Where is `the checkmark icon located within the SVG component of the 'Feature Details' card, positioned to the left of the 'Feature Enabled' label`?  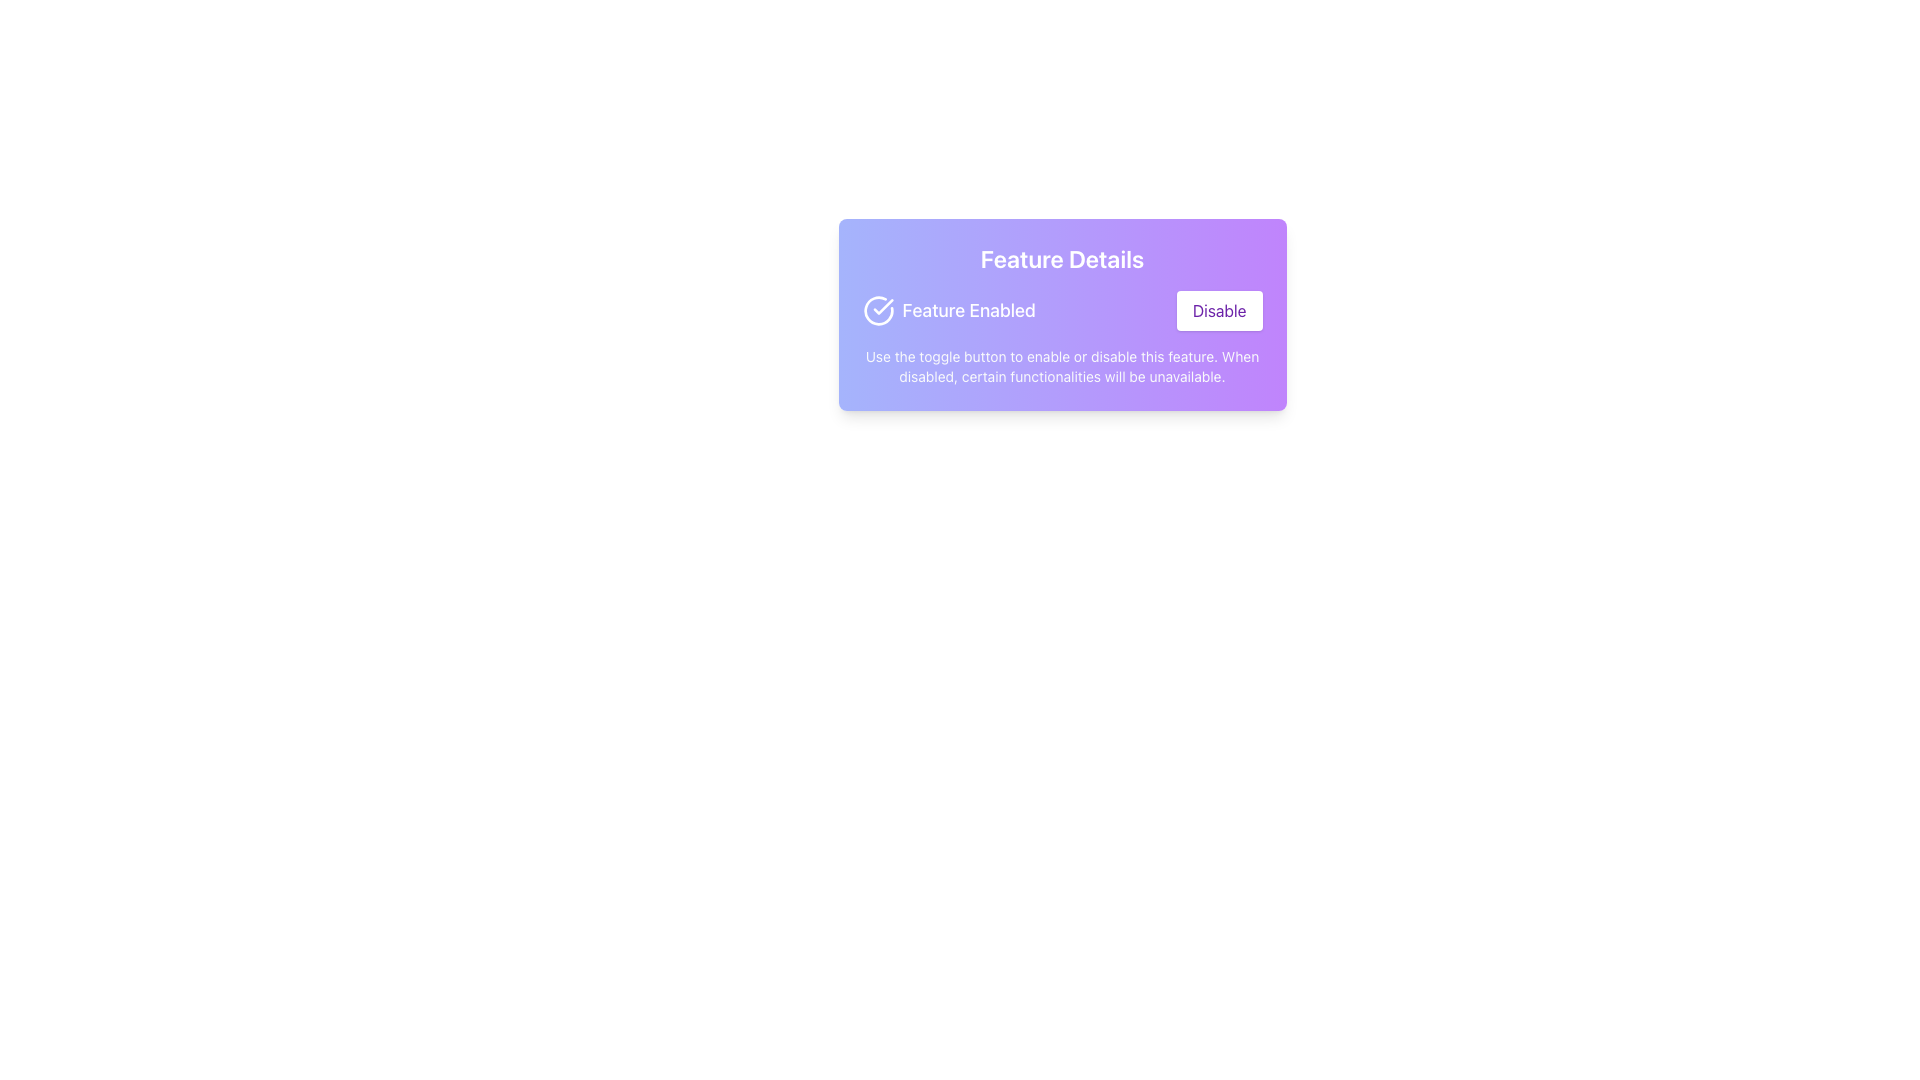 the checkmark icon located within the SVG component of the 'Feature Details' card, positioned to the left of the 'Feature Enabled' label is located at coordinates (882, 307).